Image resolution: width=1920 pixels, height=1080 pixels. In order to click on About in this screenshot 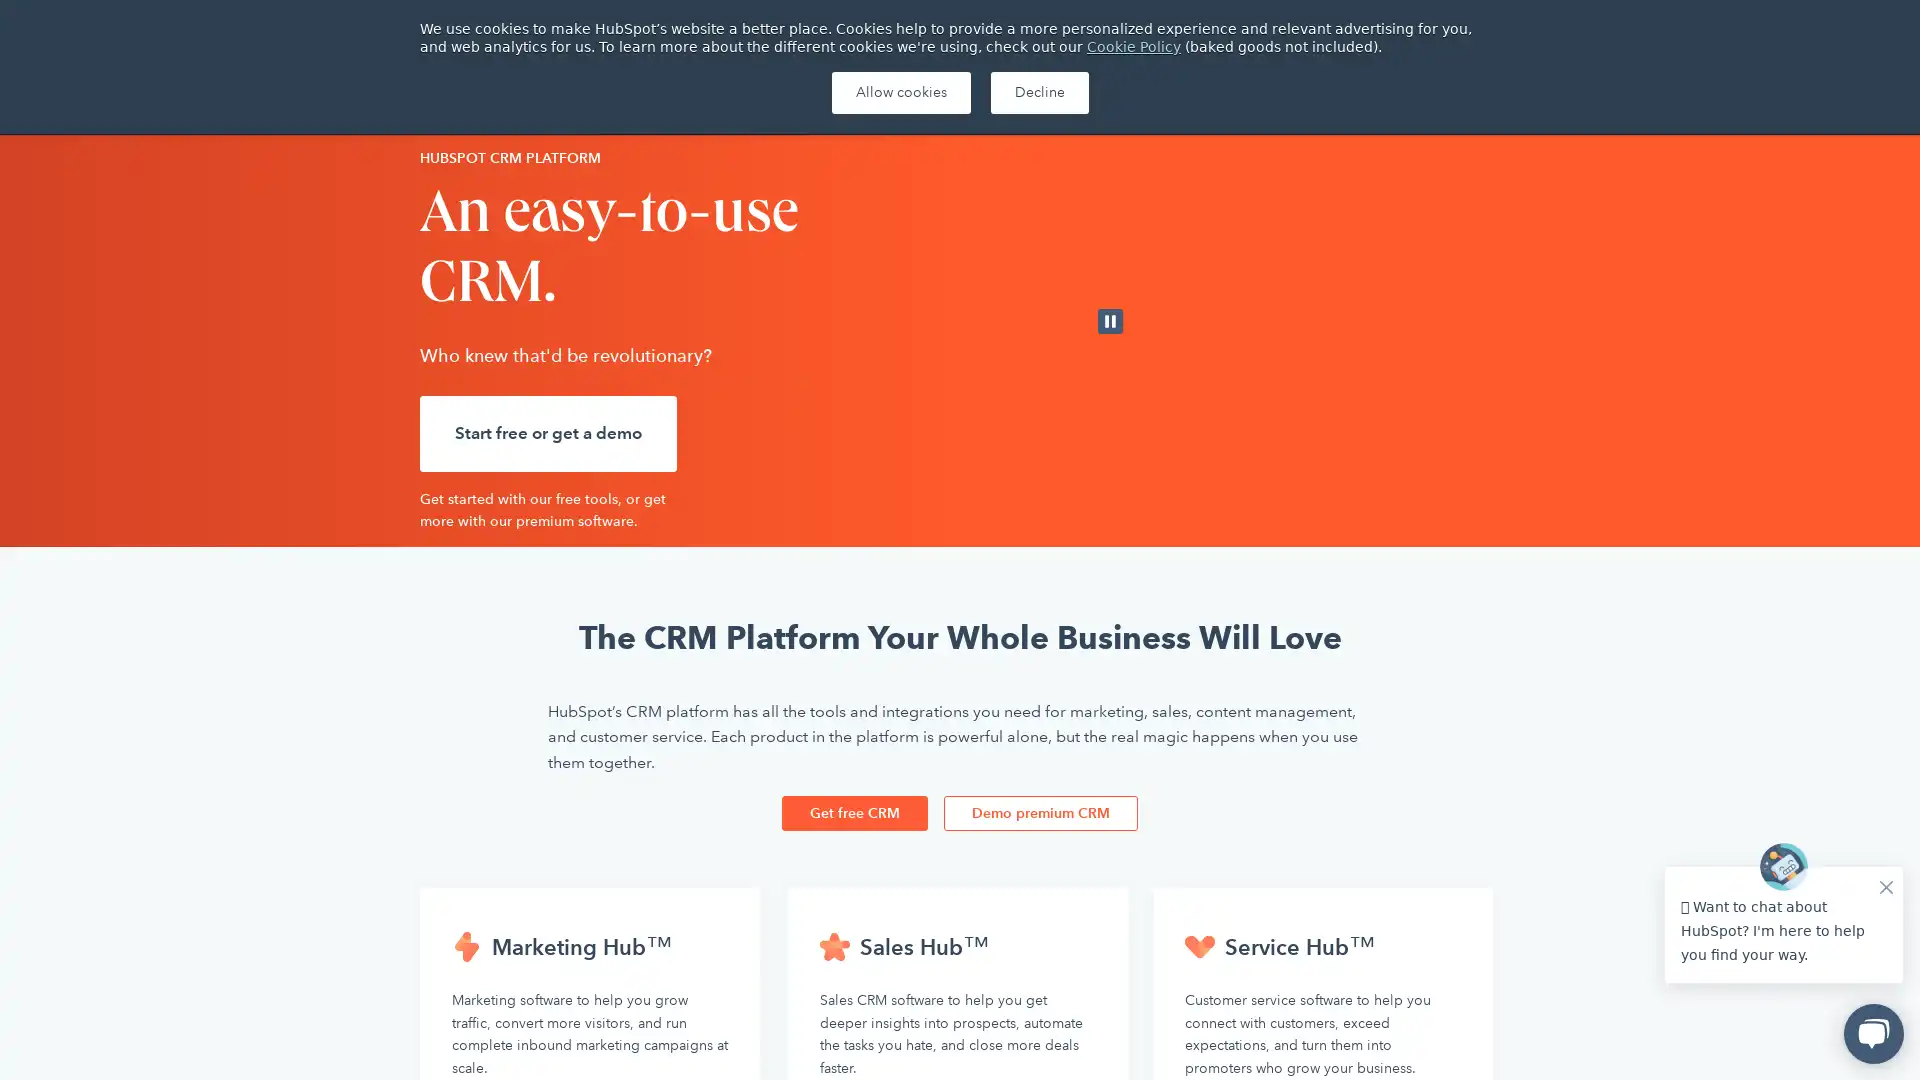, I will do `click(1455, 26)`.